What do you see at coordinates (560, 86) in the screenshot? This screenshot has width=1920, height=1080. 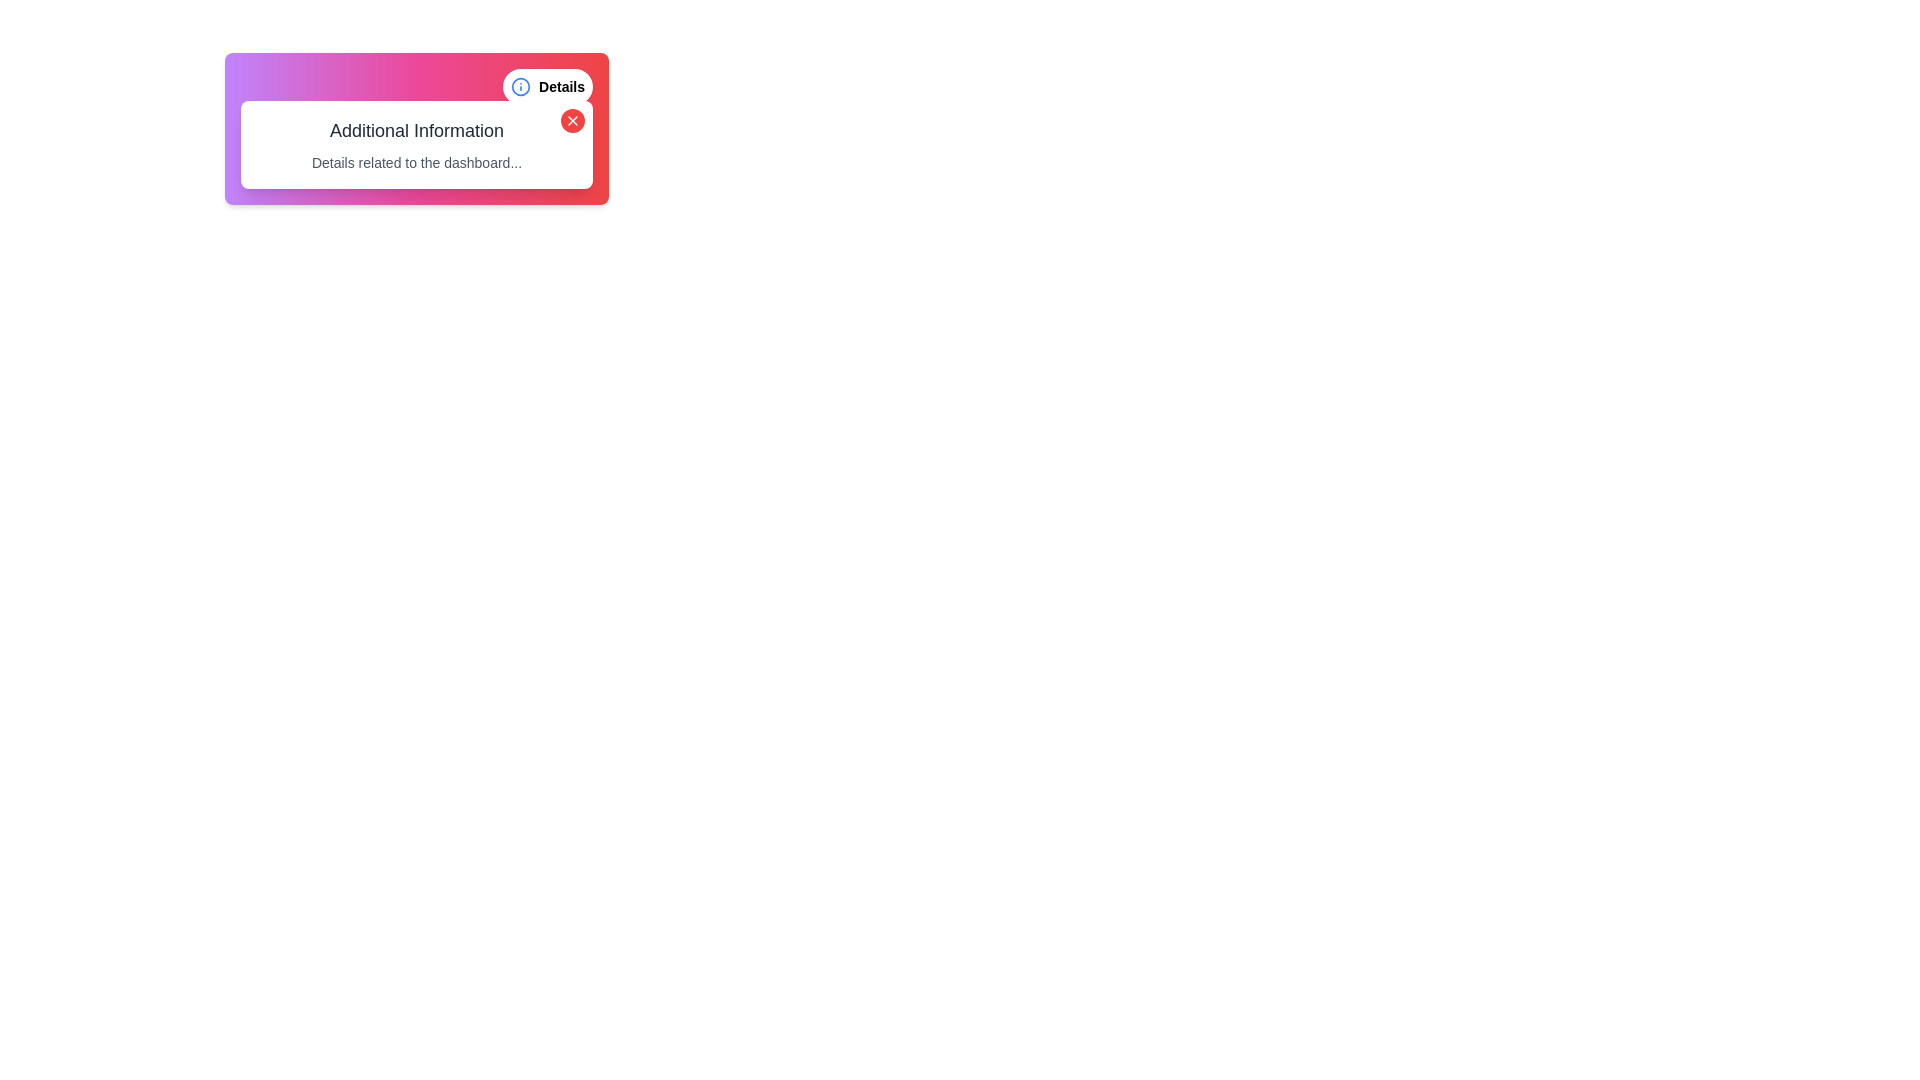 I see `the 'Details' text label located to the right of the informational icon in the top-right corner of the interface` at bounding box center [560, 86].